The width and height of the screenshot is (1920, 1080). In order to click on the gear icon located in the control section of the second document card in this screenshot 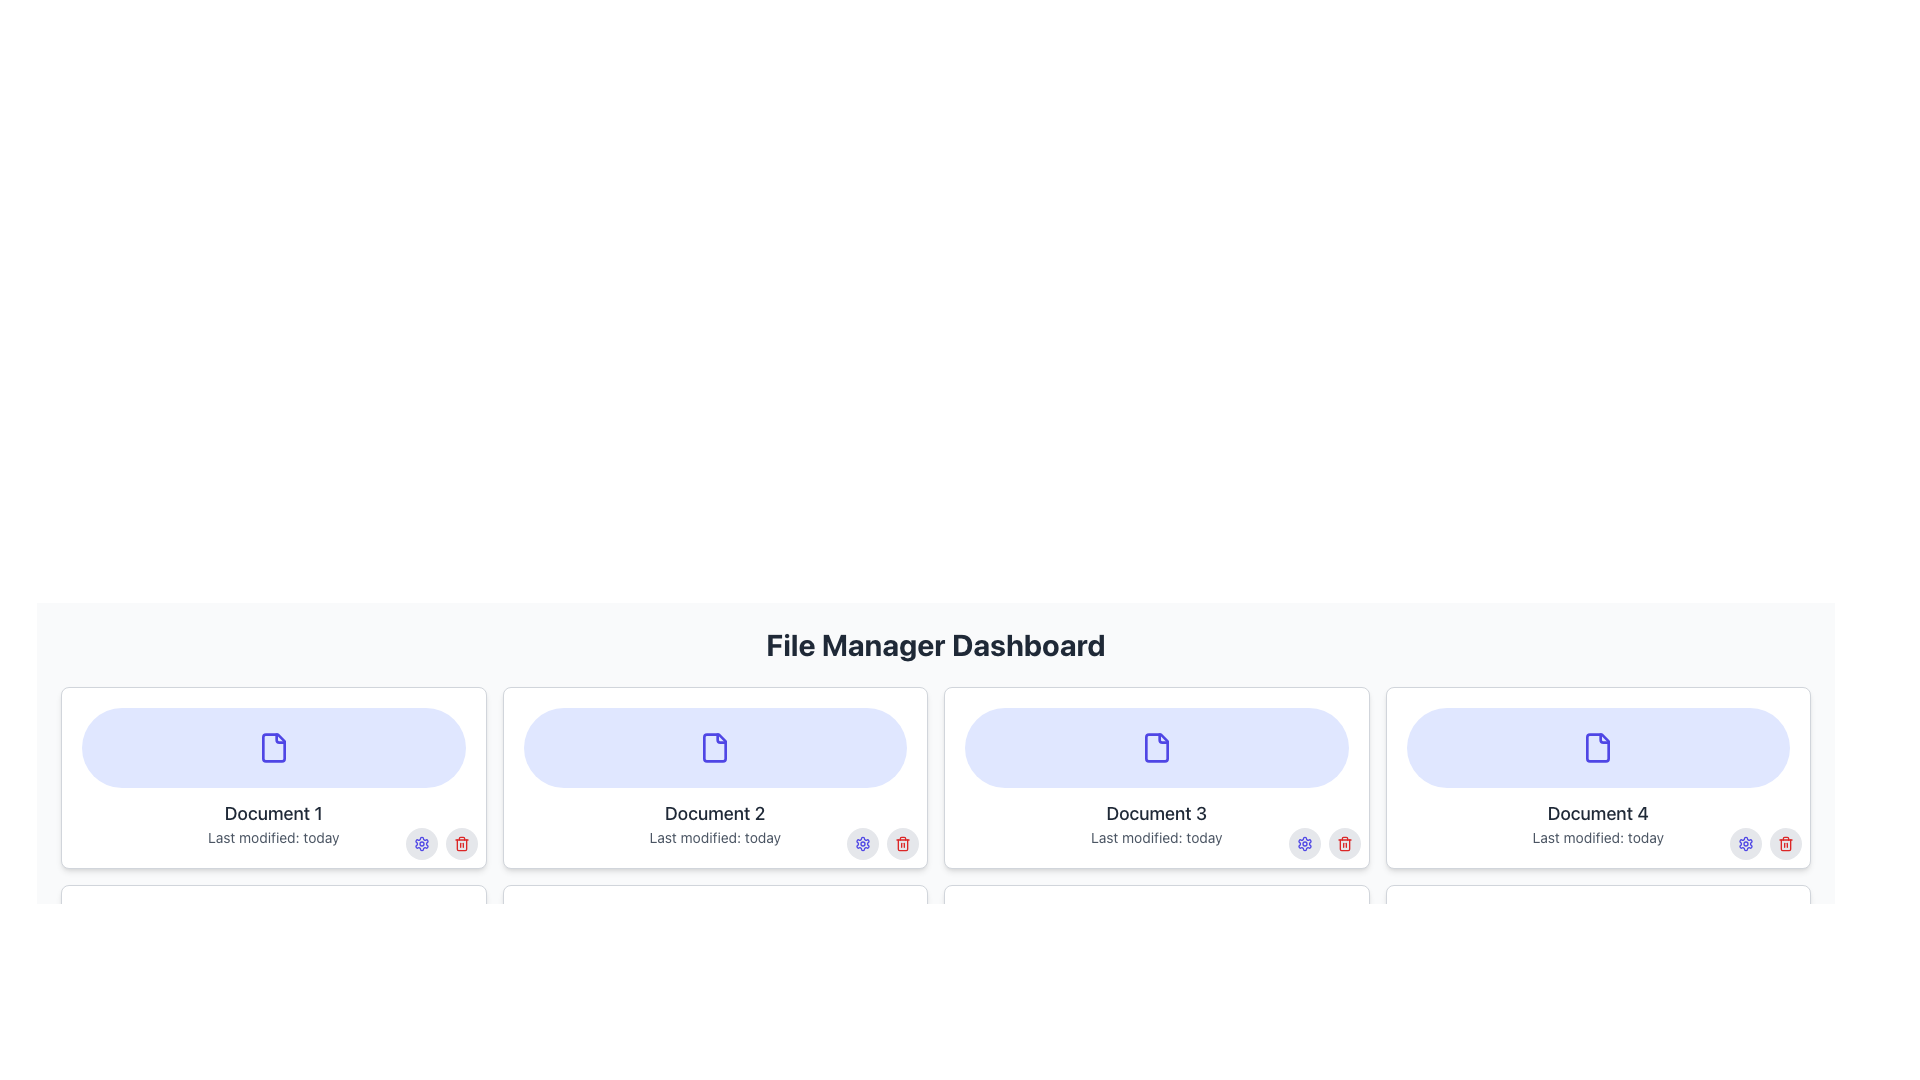, I will do `click(420, 844)`.